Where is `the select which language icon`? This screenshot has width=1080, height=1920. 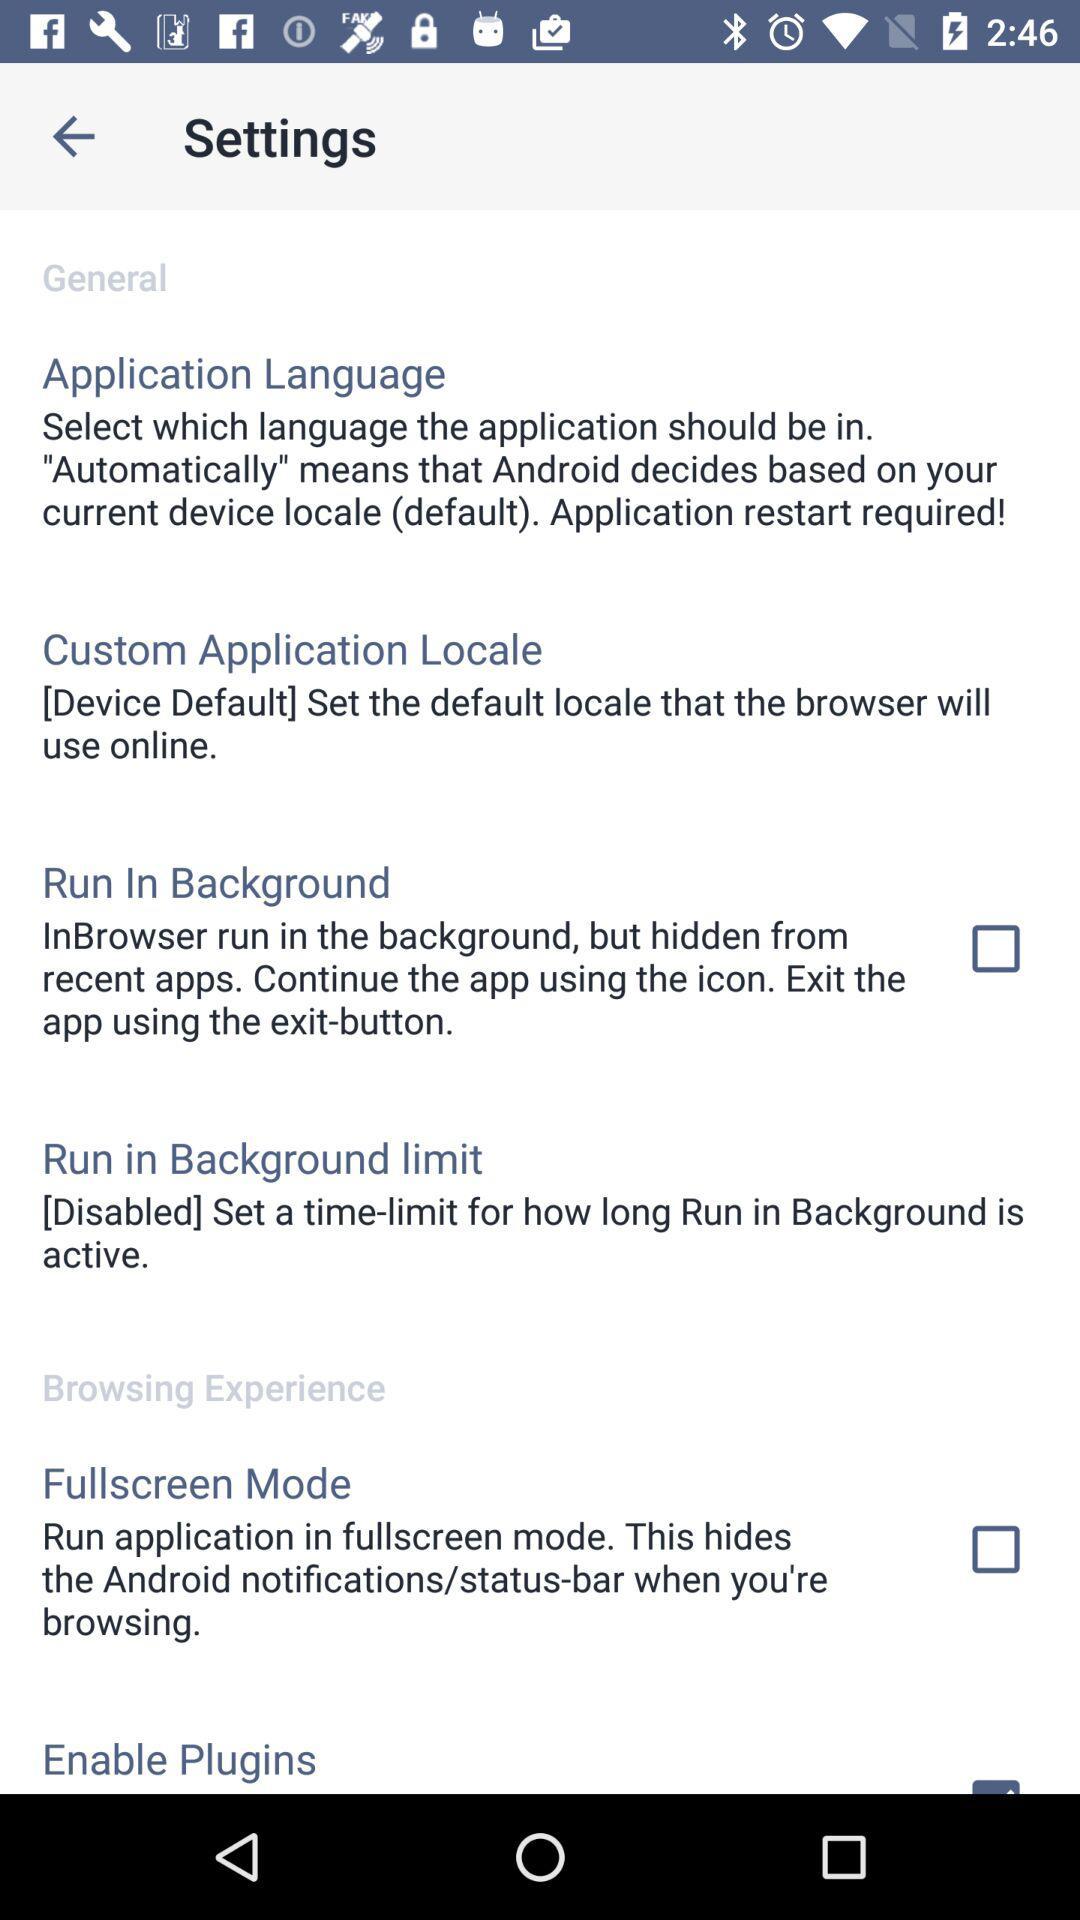
the select which language icon is located at coordinates (540, 467).